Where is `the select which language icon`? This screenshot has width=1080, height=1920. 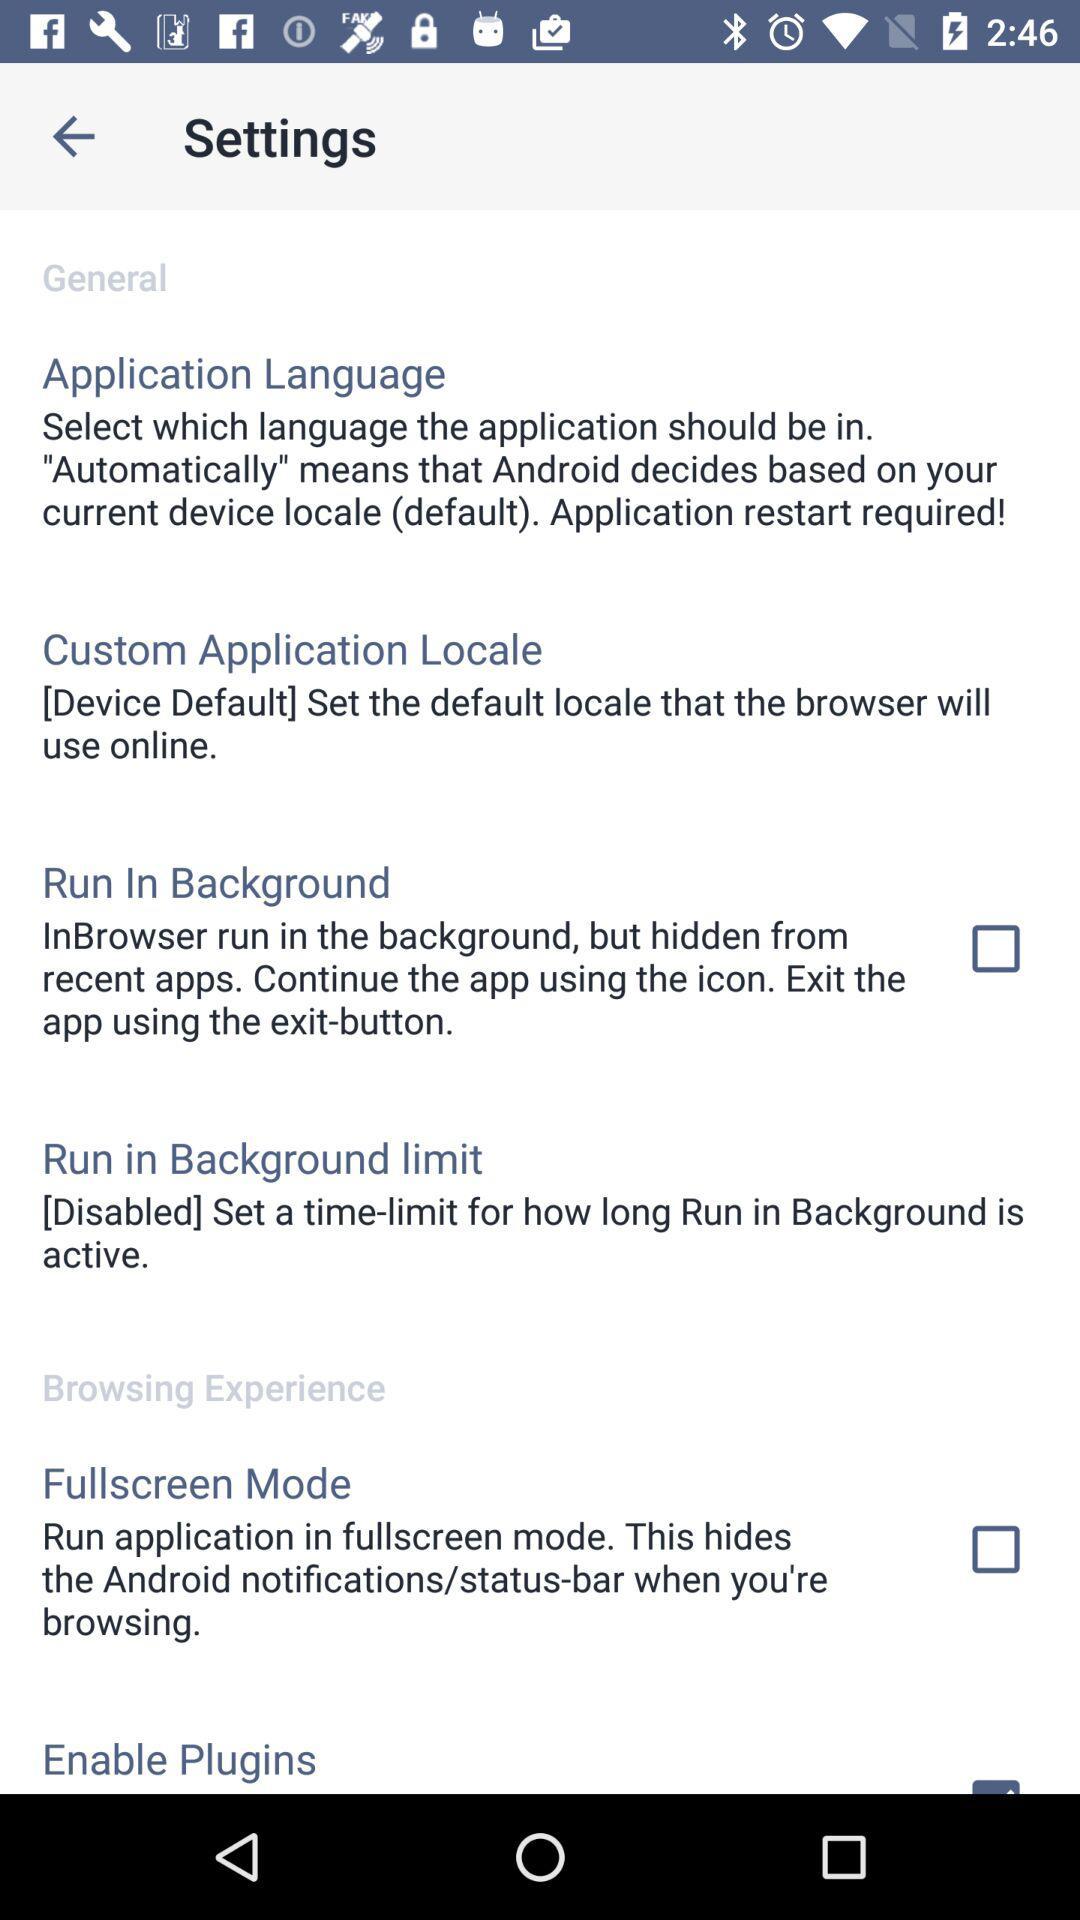
the select which language icon is located at coordinates (540, 467).